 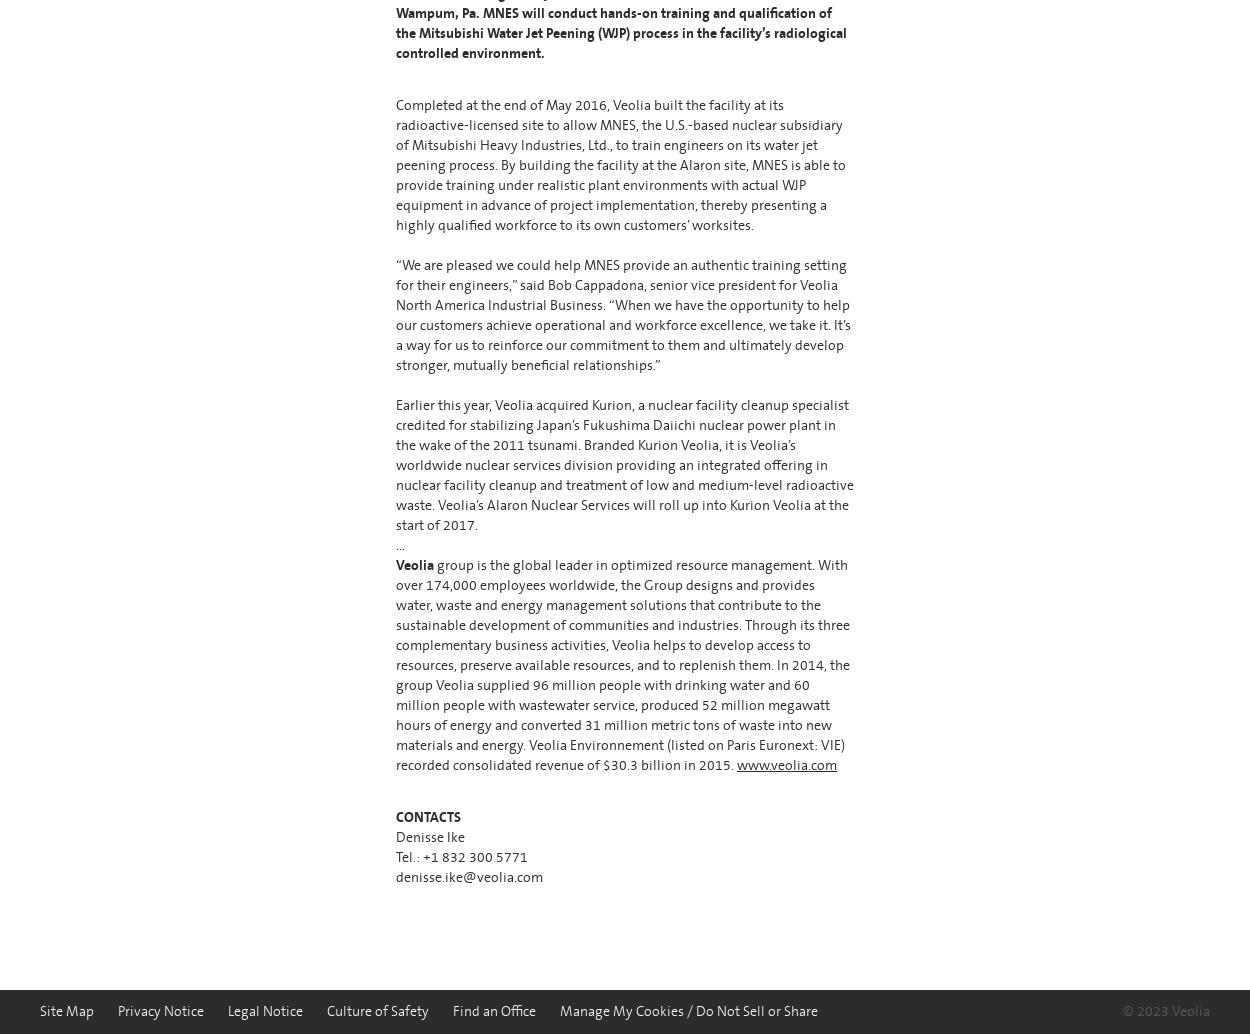 I want to click on 'Denisse Ike', so click(x=430, y=836).